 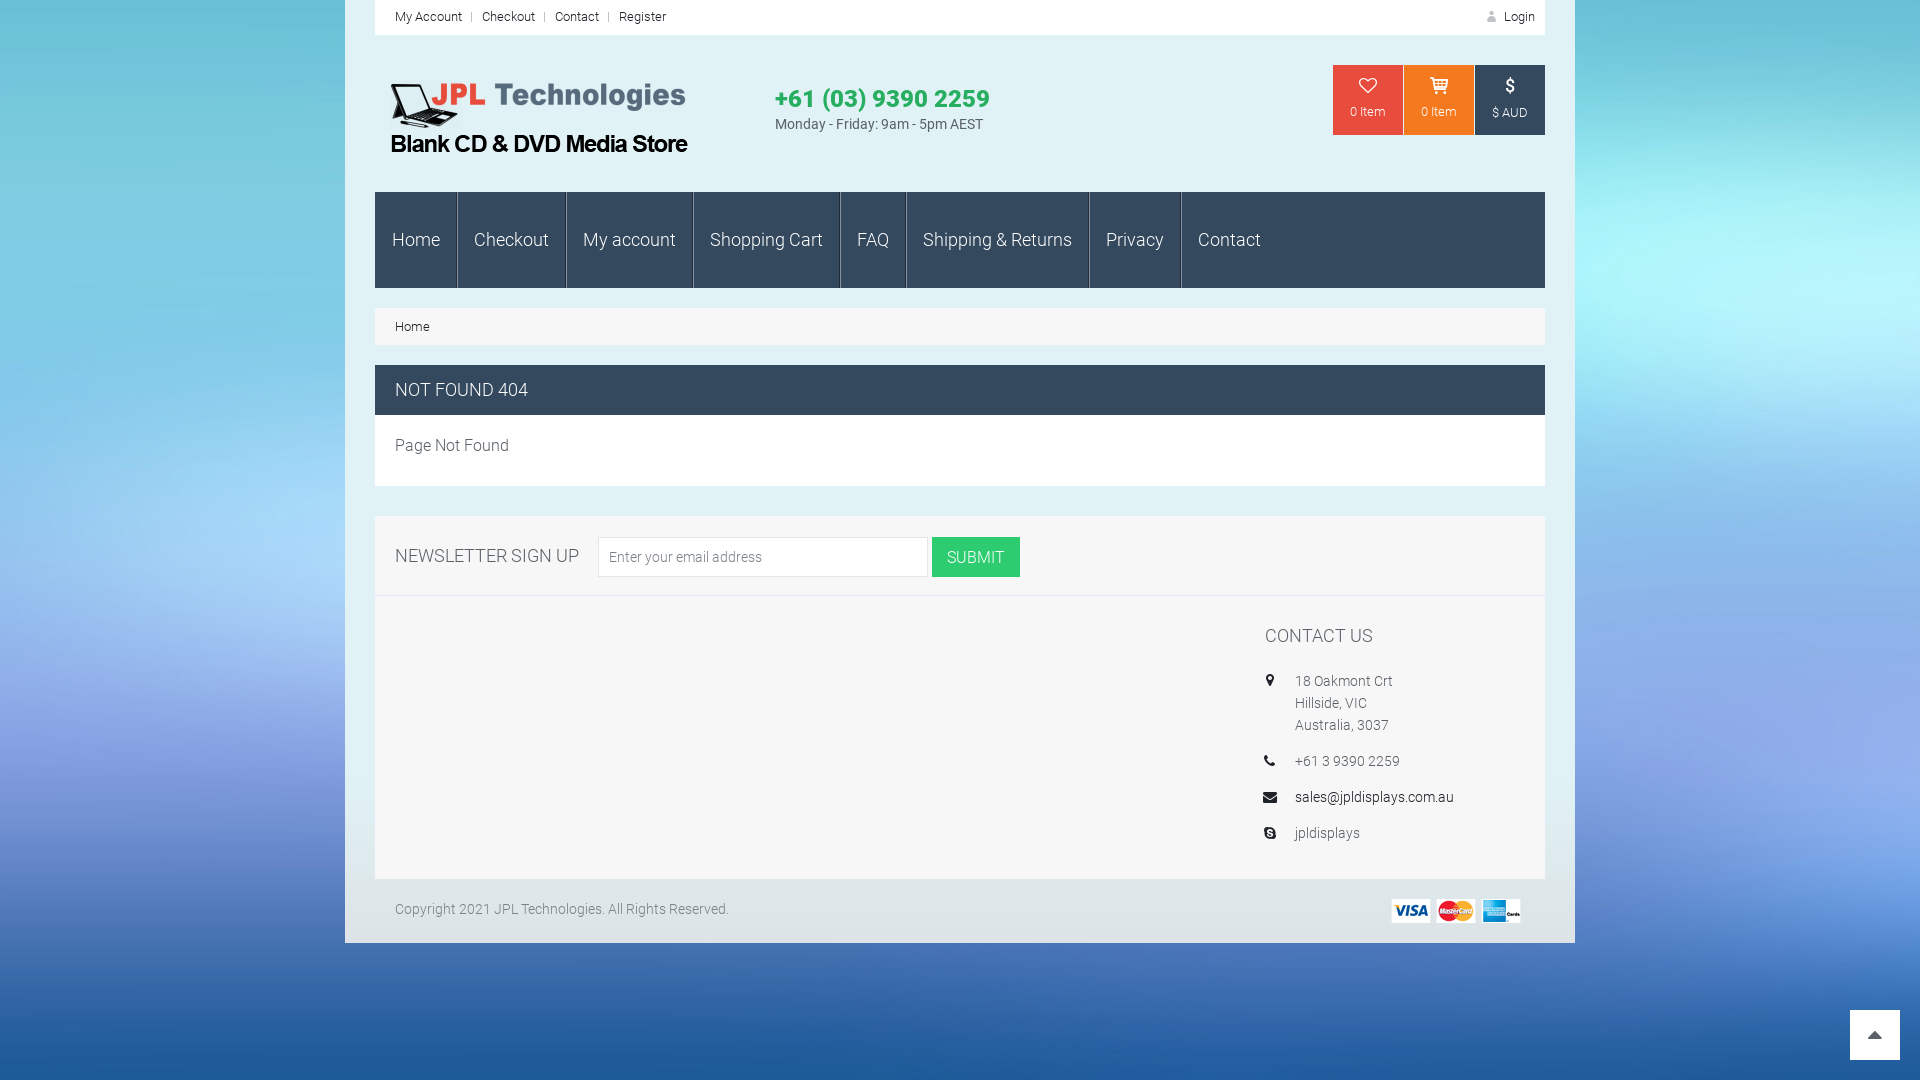 What do you see at coordinates (1295, 796) in the screenshot?
I see `'sales@jpldisplays.com.au'` at bounding box center [1295, 796].